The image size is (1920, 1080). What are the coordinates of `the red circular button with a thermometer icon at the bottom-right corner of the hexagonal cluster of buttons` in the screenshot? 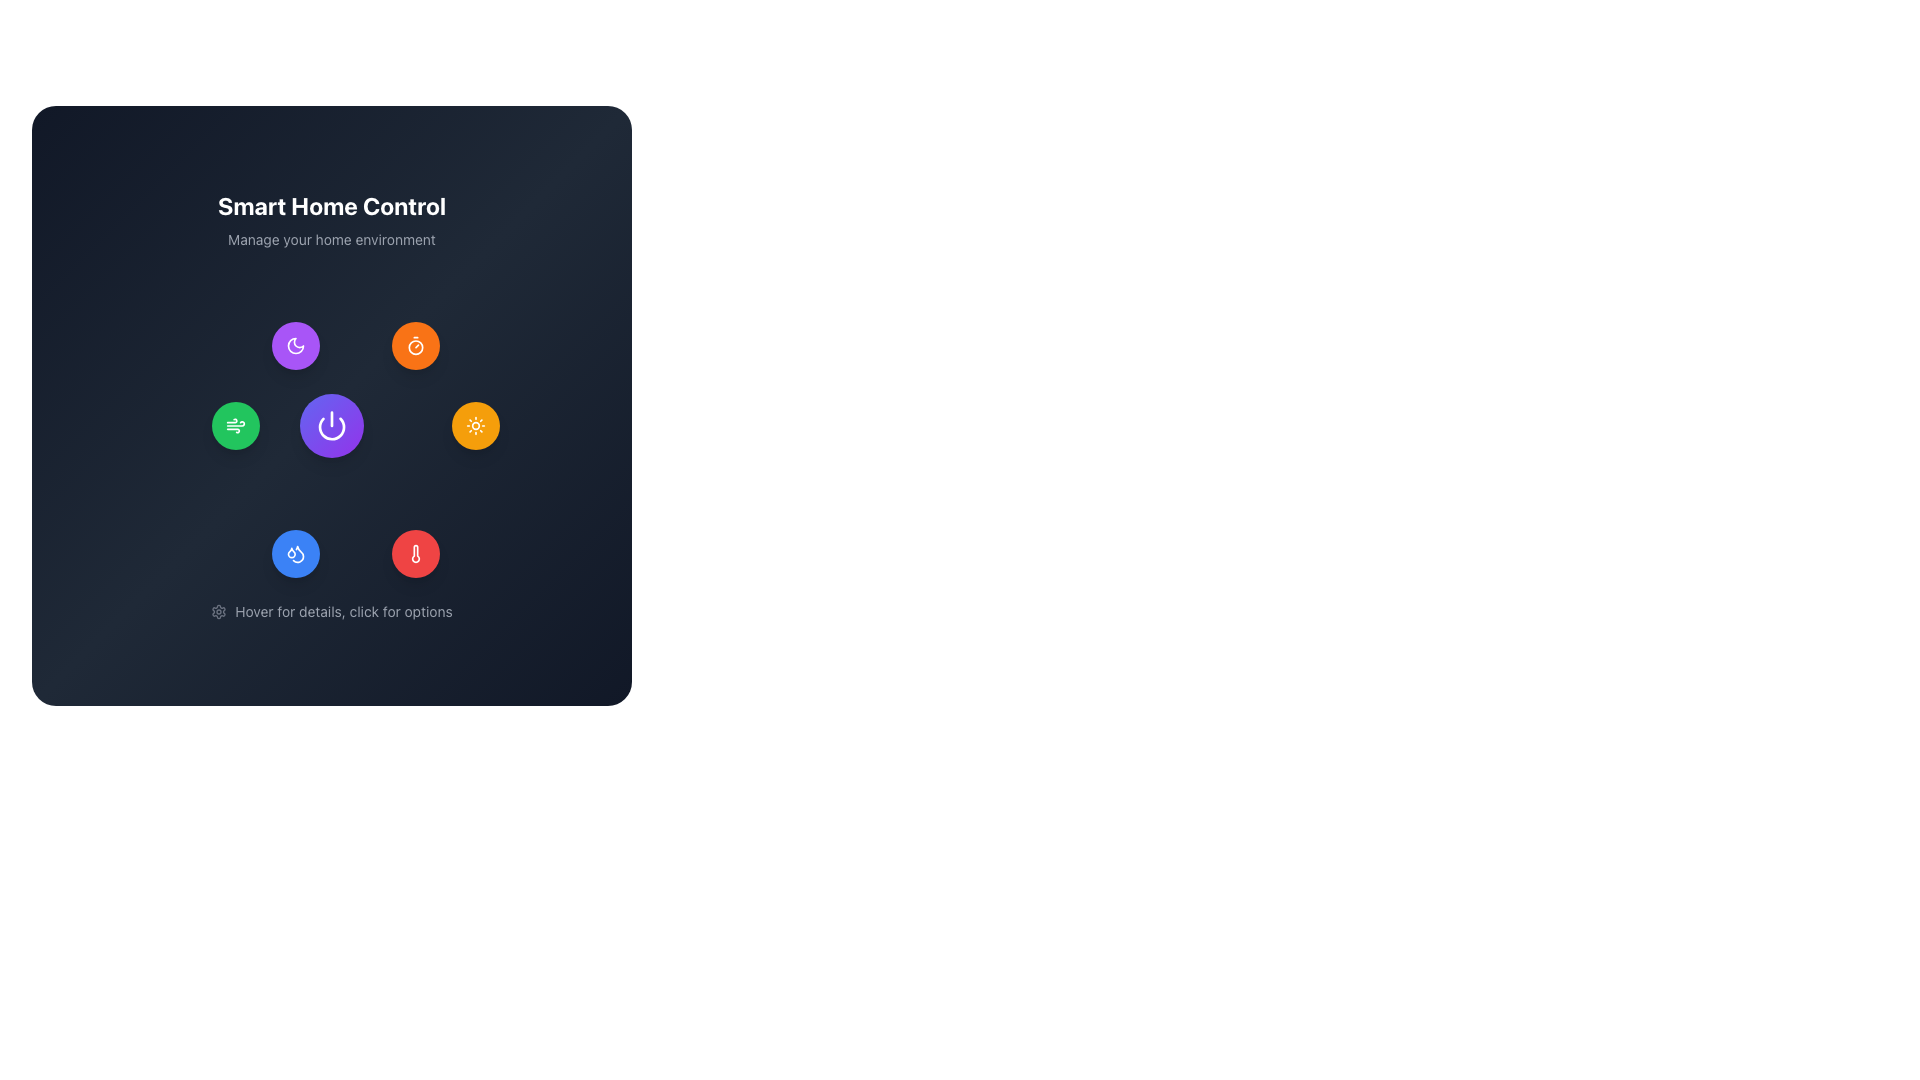 It's located at (415, 554).